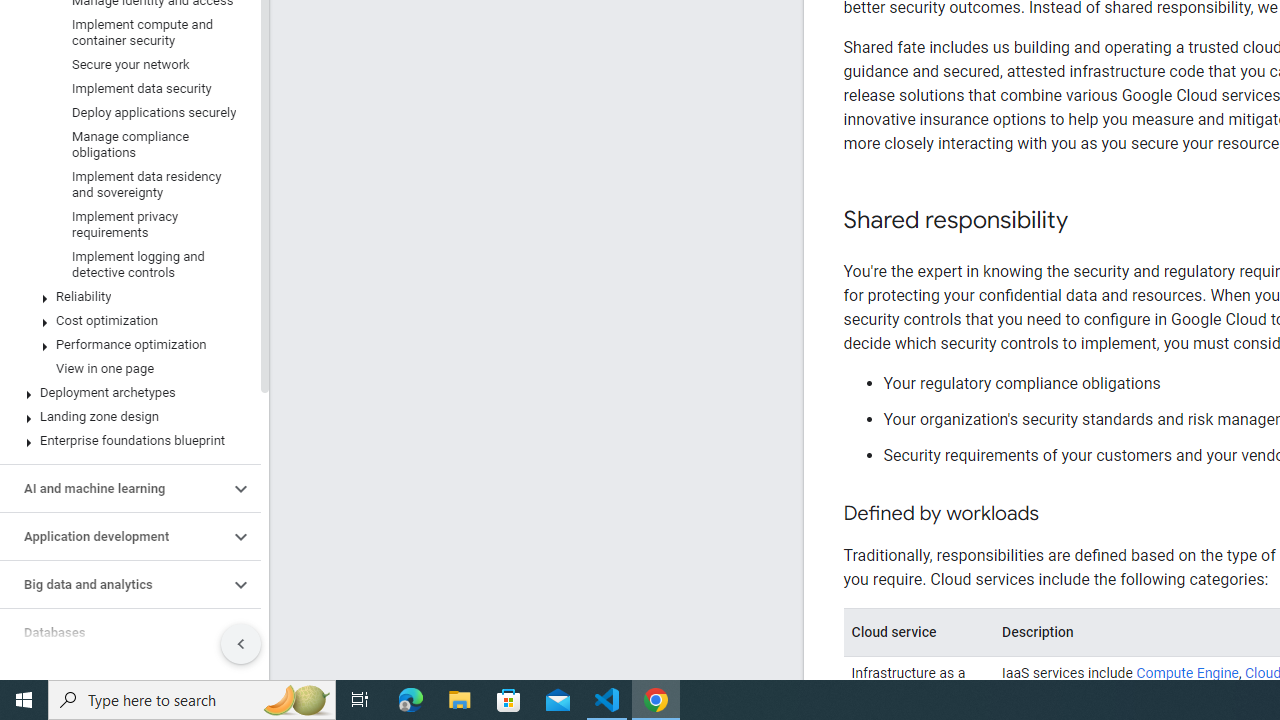 This screenshot has width=1280, height=720. Describe the element at coordinates (125, 87) in the screenshot. I see `'Implement data security'` at that location.